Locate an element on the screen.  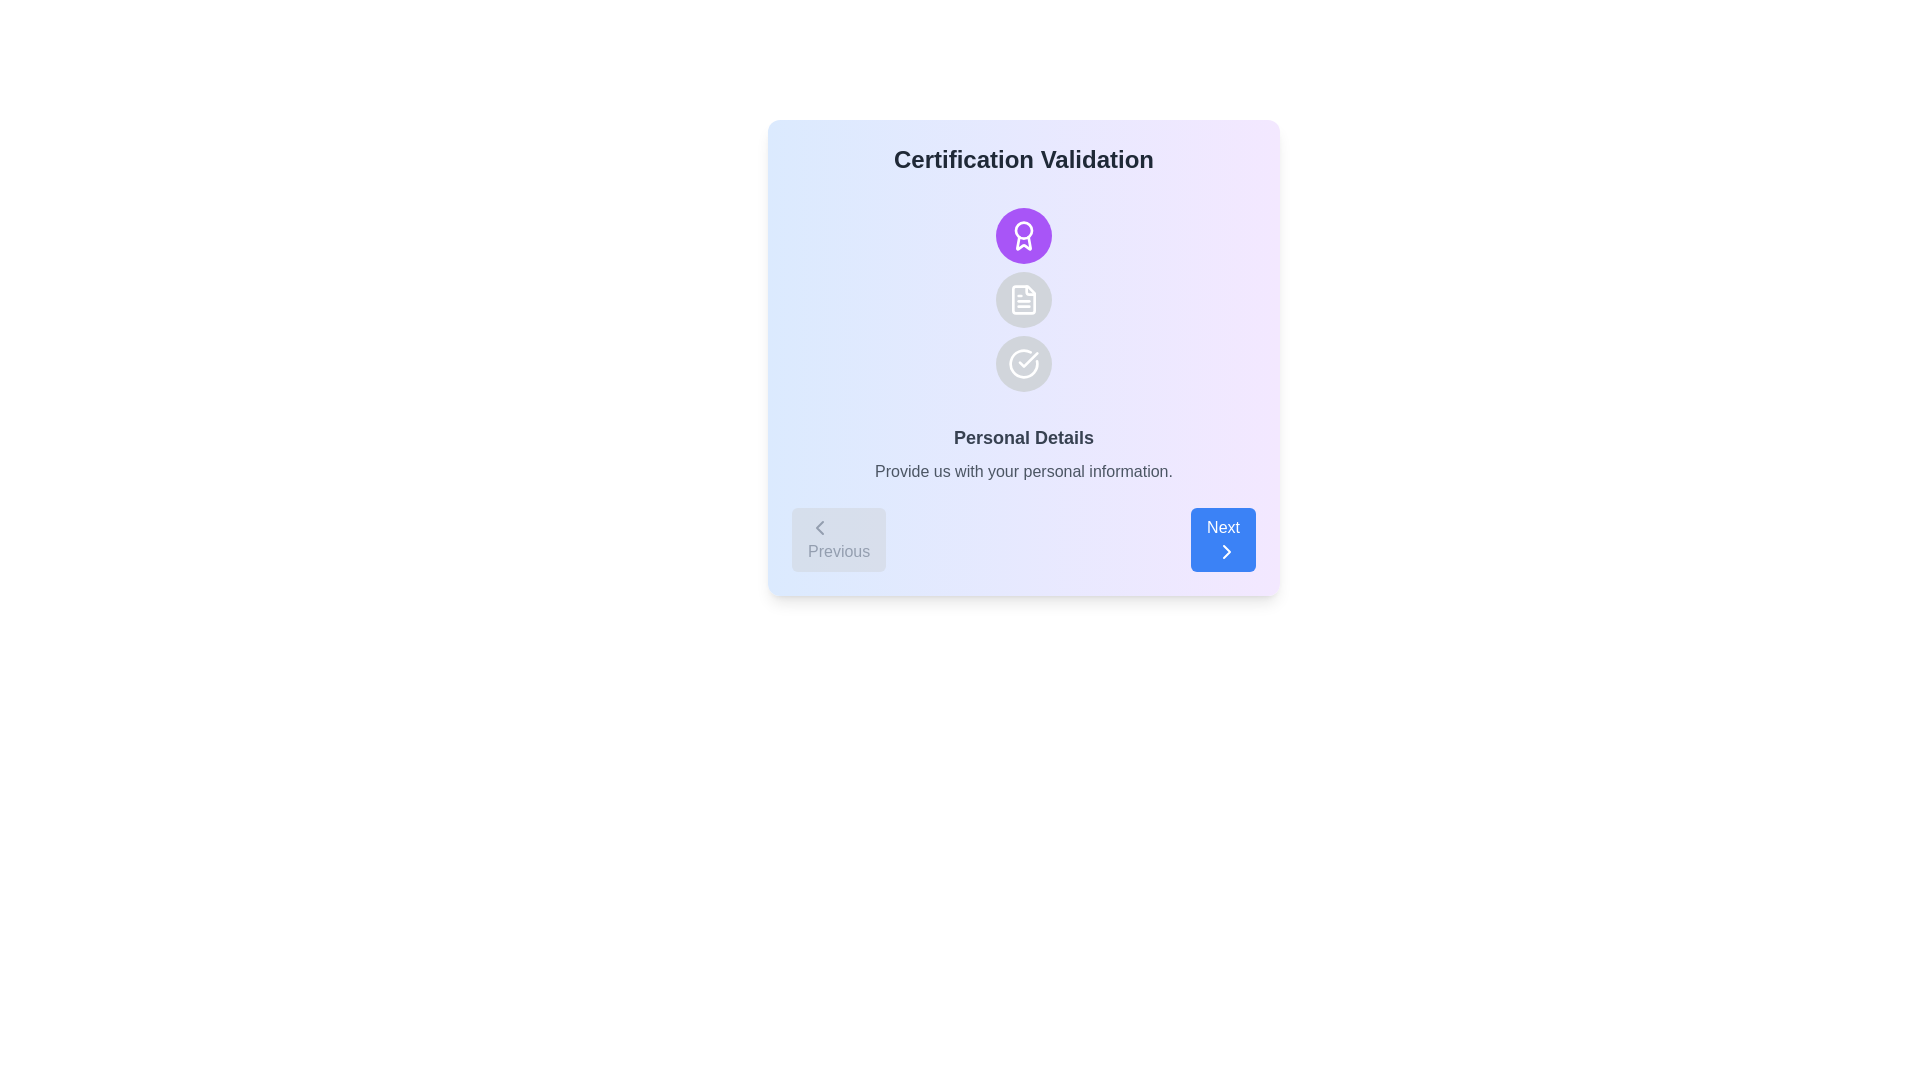
the rightward-pointing chevron-shaped icon within the 'Next' button located in the bottom-right corner of the card-like section is located at coordinates (1226, 551).